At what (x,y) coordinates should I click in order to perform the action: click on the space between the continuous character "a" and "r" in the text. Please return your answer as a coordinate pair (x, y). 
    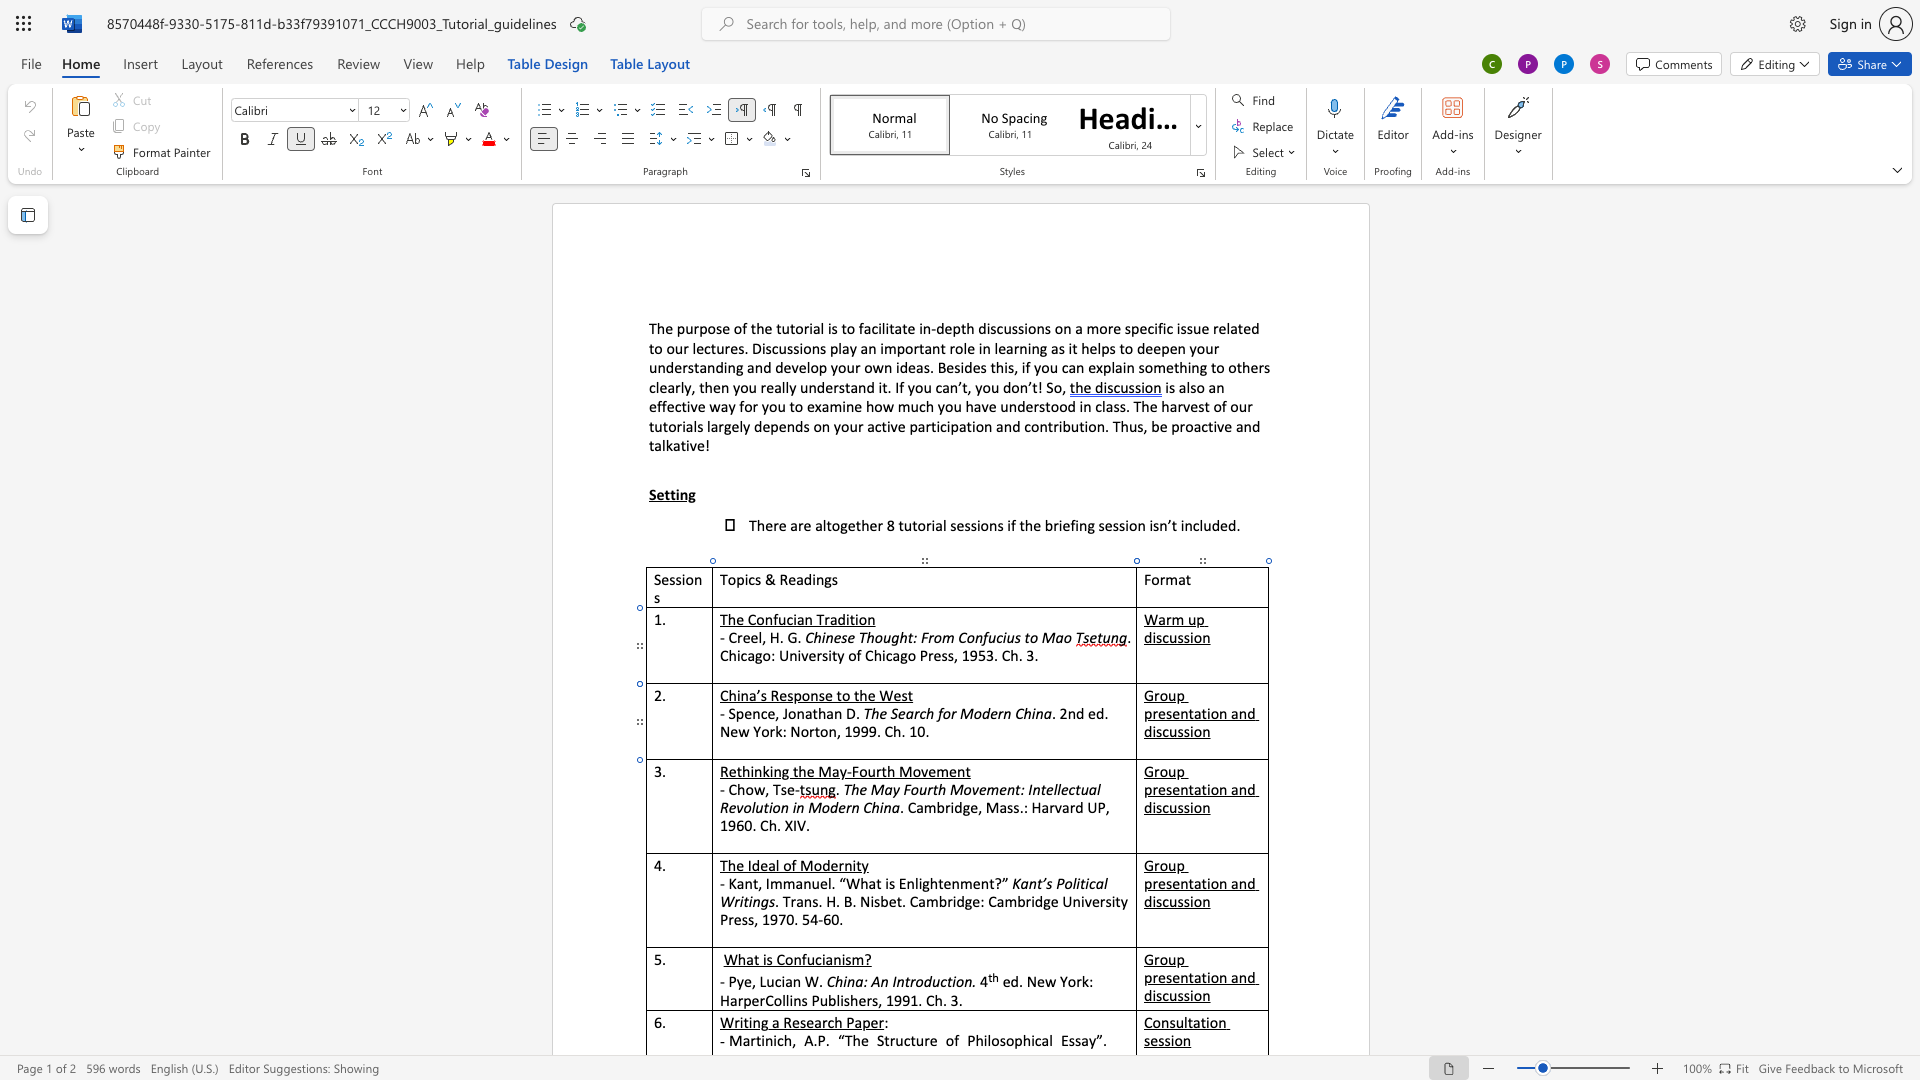
    Looking at the image, I should click on (912, 712).